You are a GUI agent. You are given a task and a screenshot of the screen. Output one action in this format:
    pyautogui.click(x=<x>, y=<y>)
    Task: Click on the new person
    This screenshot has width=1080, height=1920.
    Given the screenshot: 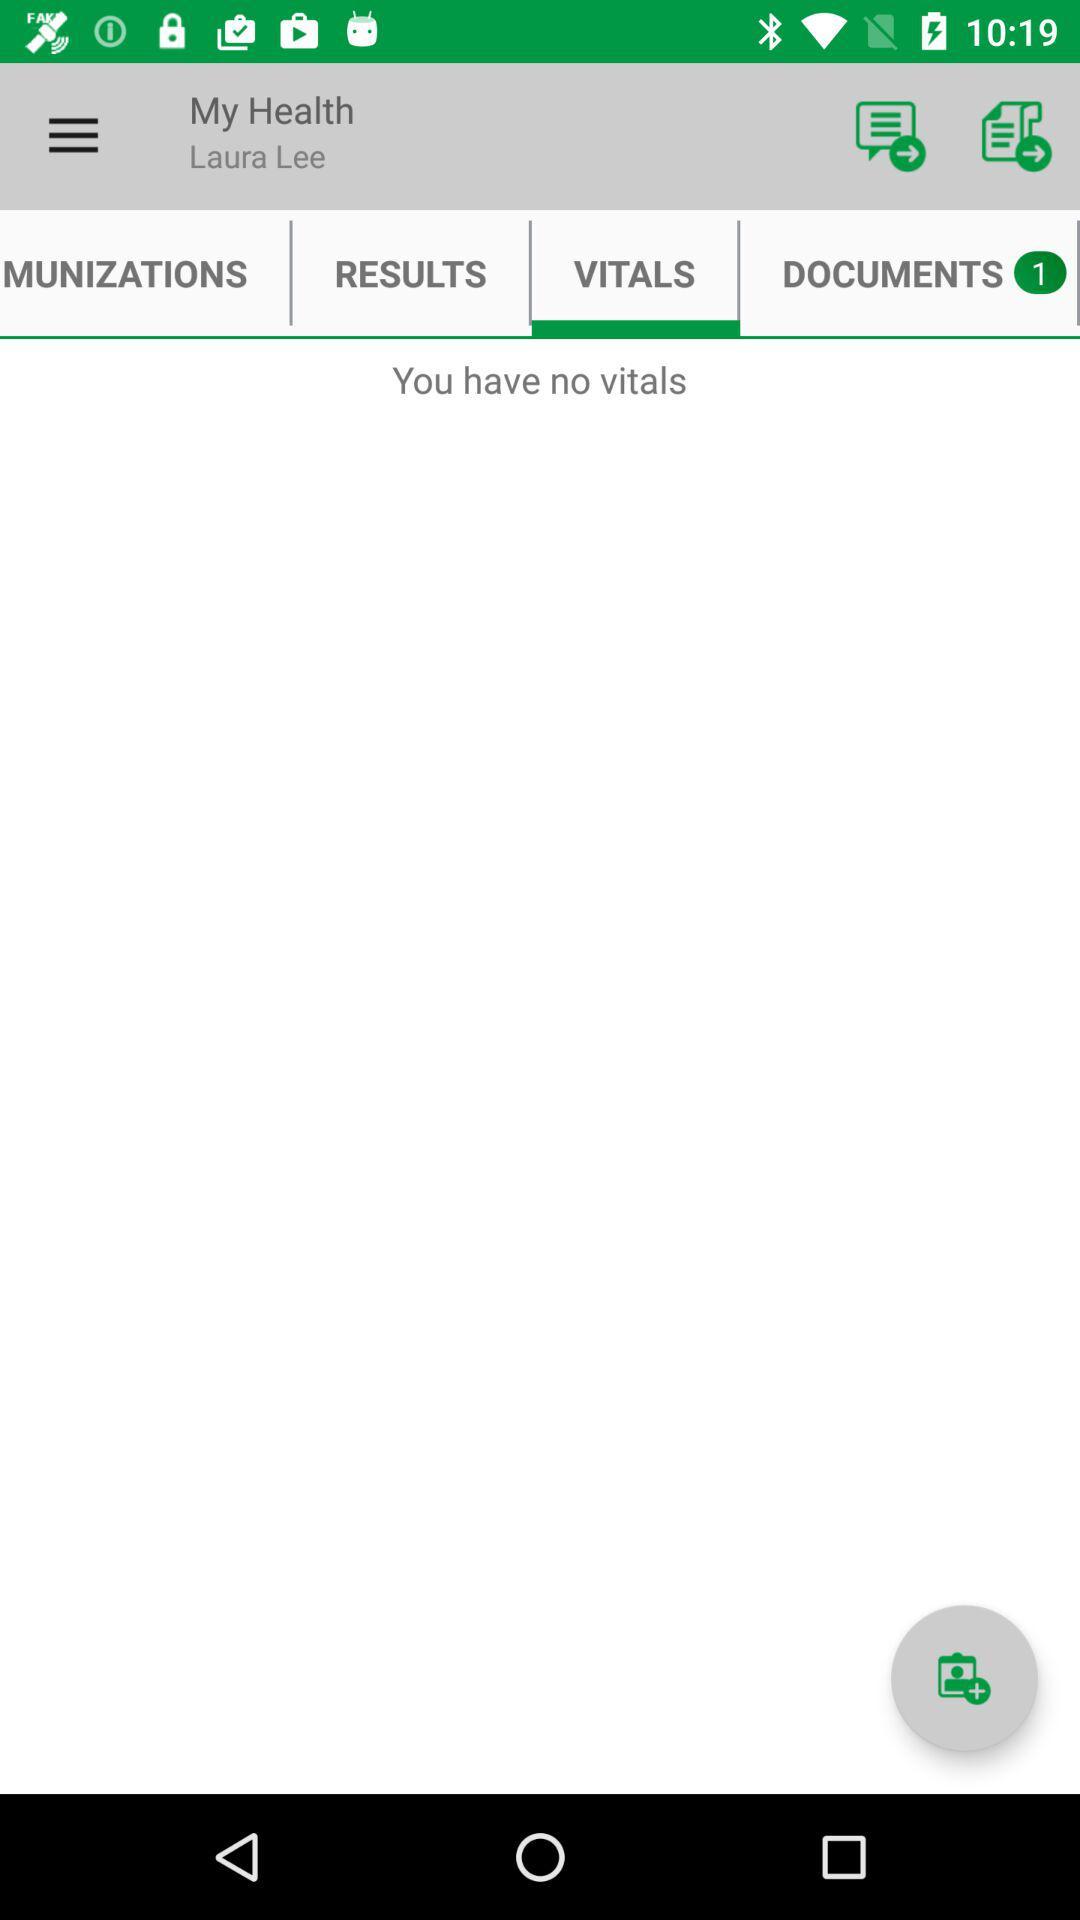 What is the action you would take?
    pyautogui.click(x=963, y=1678)
    